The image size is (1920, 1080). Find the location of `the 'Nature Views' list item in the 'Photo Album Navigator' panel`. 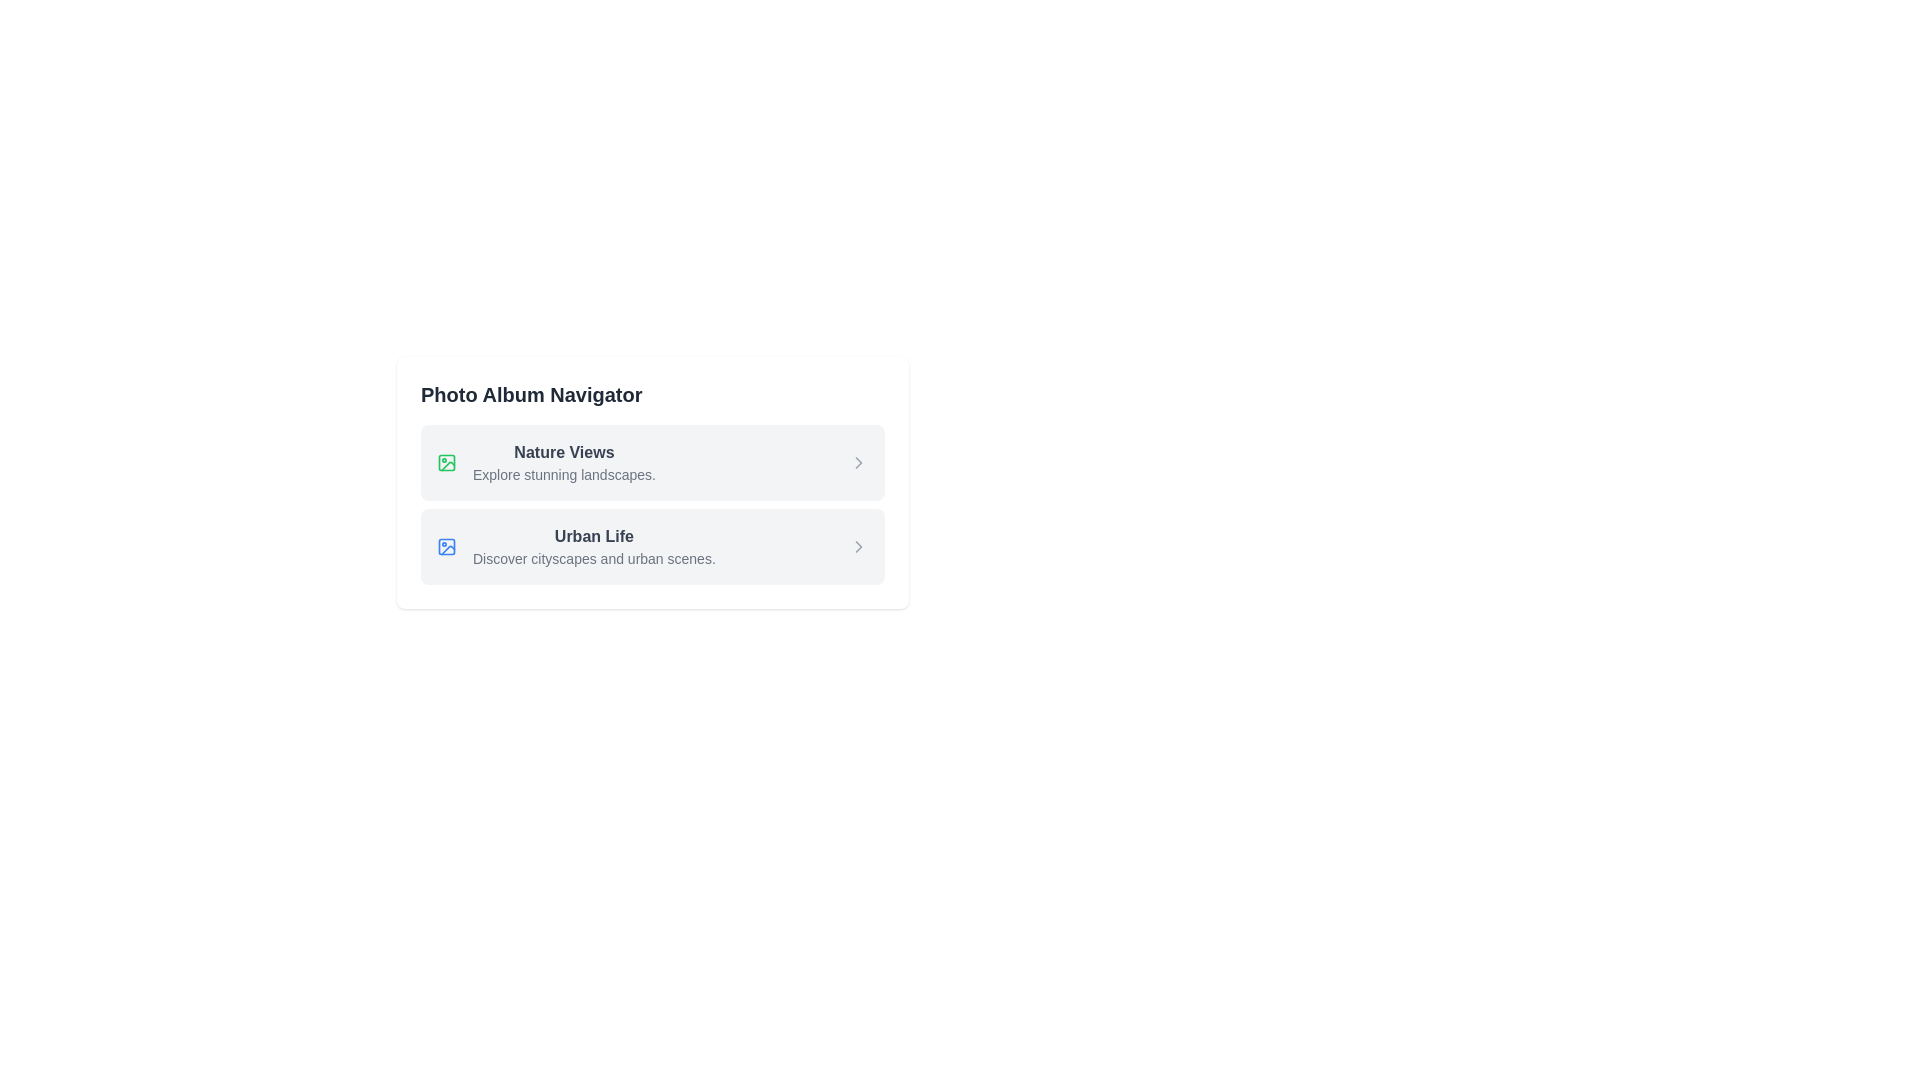

the 'Nature Views' list item in the 'Photo Album Navigator' panel is located at coordinates (546, 462).